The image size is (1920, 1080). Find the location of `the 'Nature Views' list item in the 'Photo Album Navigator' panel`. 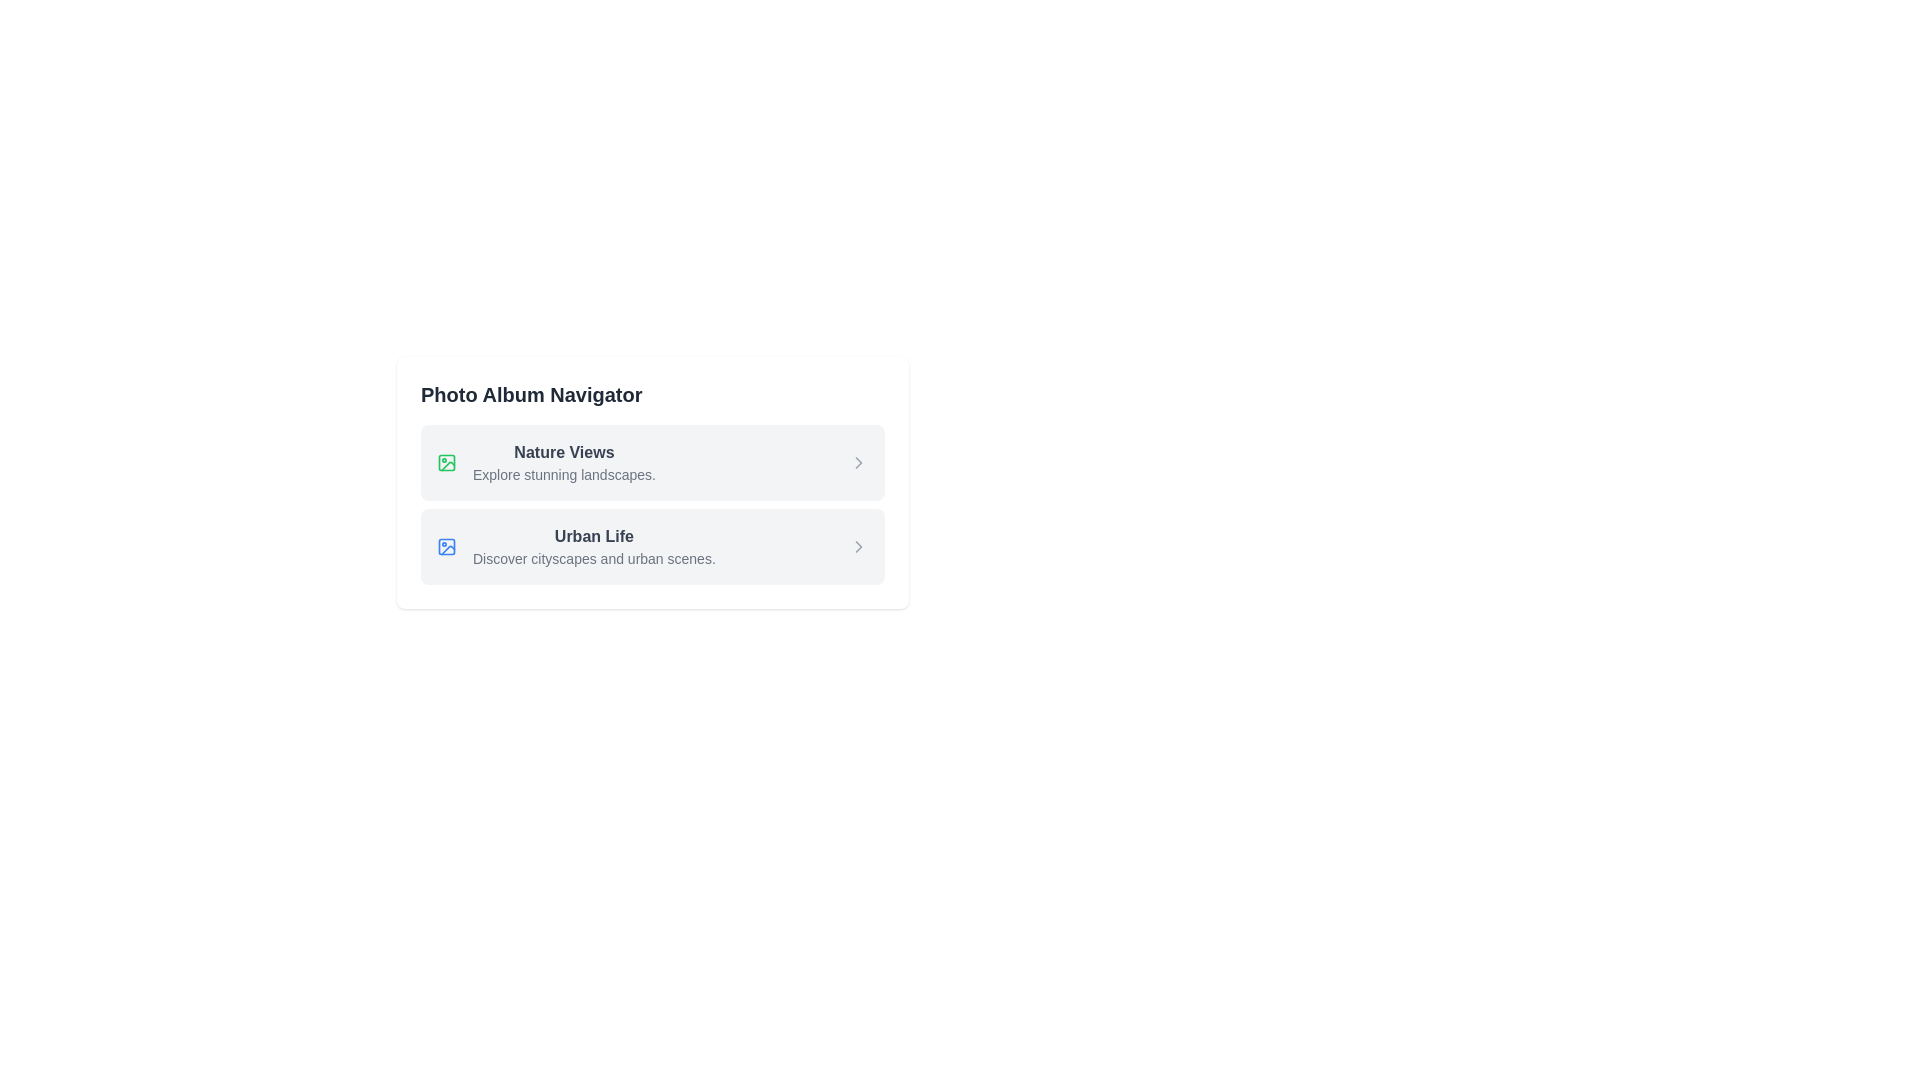

the 'Nature Views' list item in the 'Photo Album Navigator' panel is located at coordinates (546, 462).